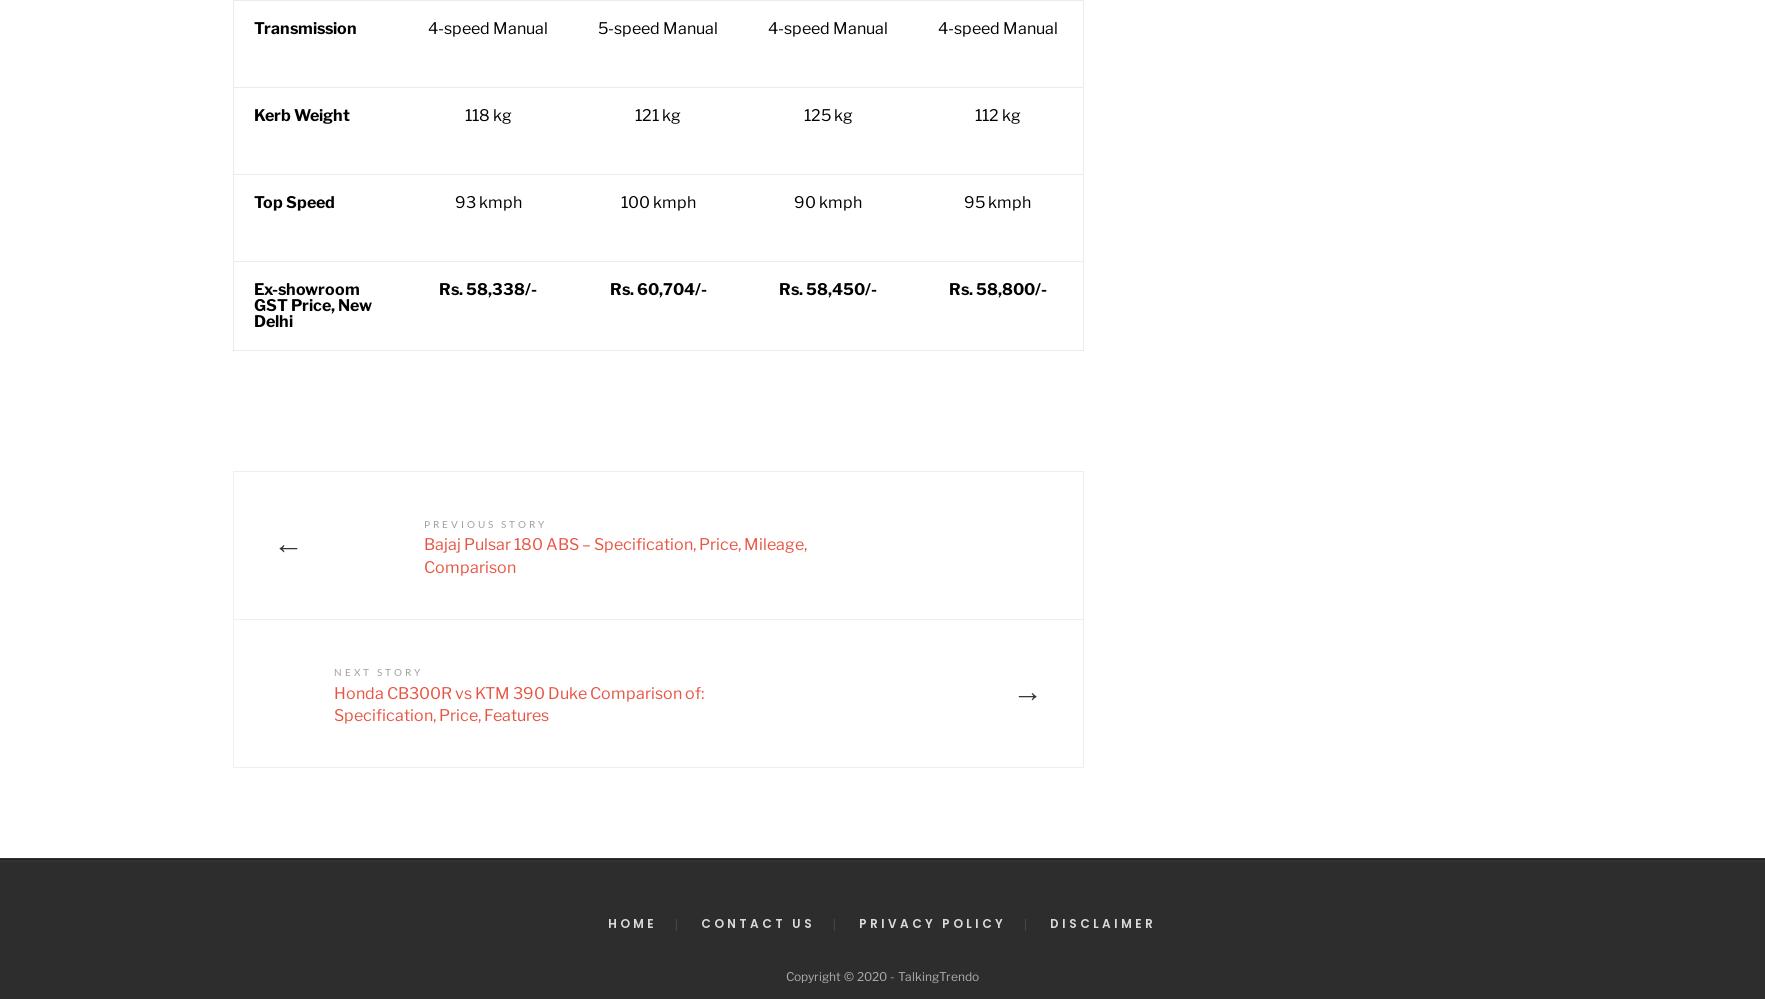 This screenshot has width=1765, height=999. Describe the element at coordinates (826, 288) in the screenshot. I see `'Rs. 58,450/-'` at that location.